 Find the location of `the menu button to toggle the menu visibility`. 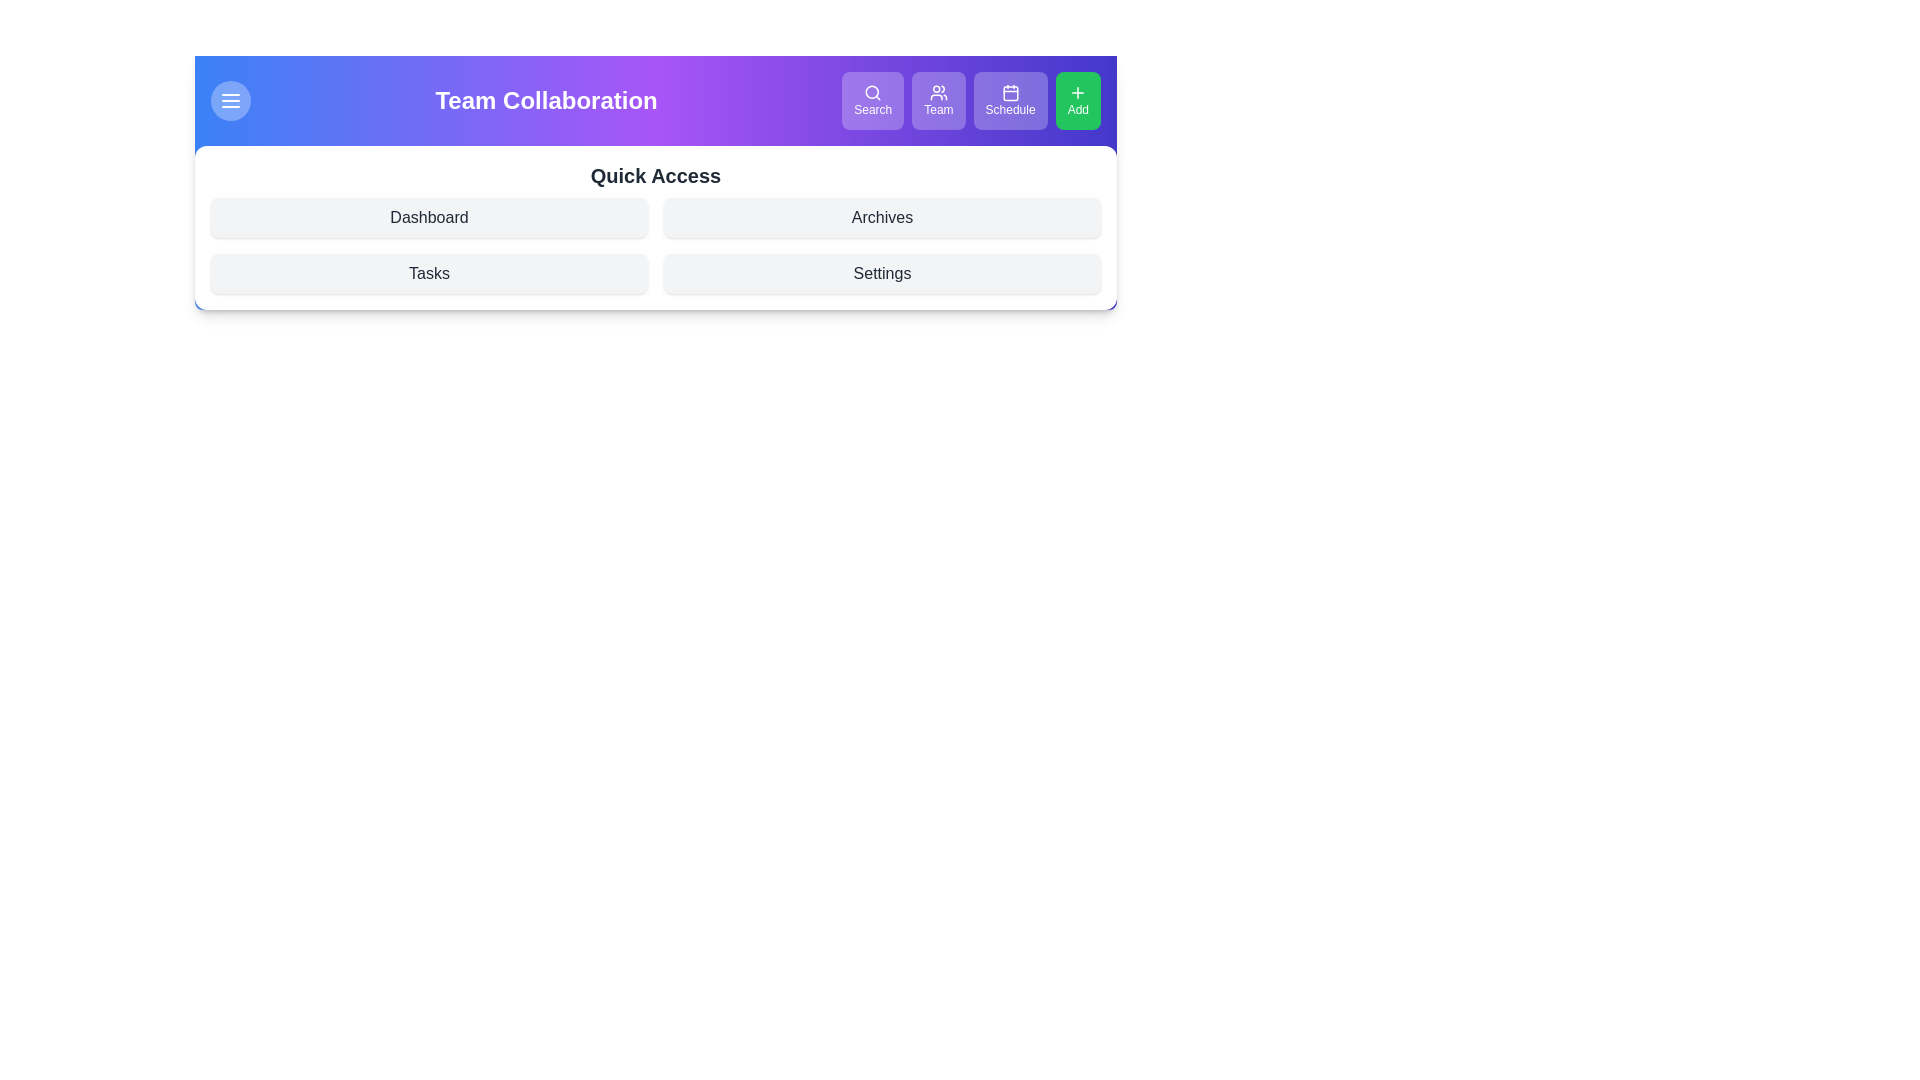

the menu button to toggle the menu visibility is located at coordinates (230, 100).